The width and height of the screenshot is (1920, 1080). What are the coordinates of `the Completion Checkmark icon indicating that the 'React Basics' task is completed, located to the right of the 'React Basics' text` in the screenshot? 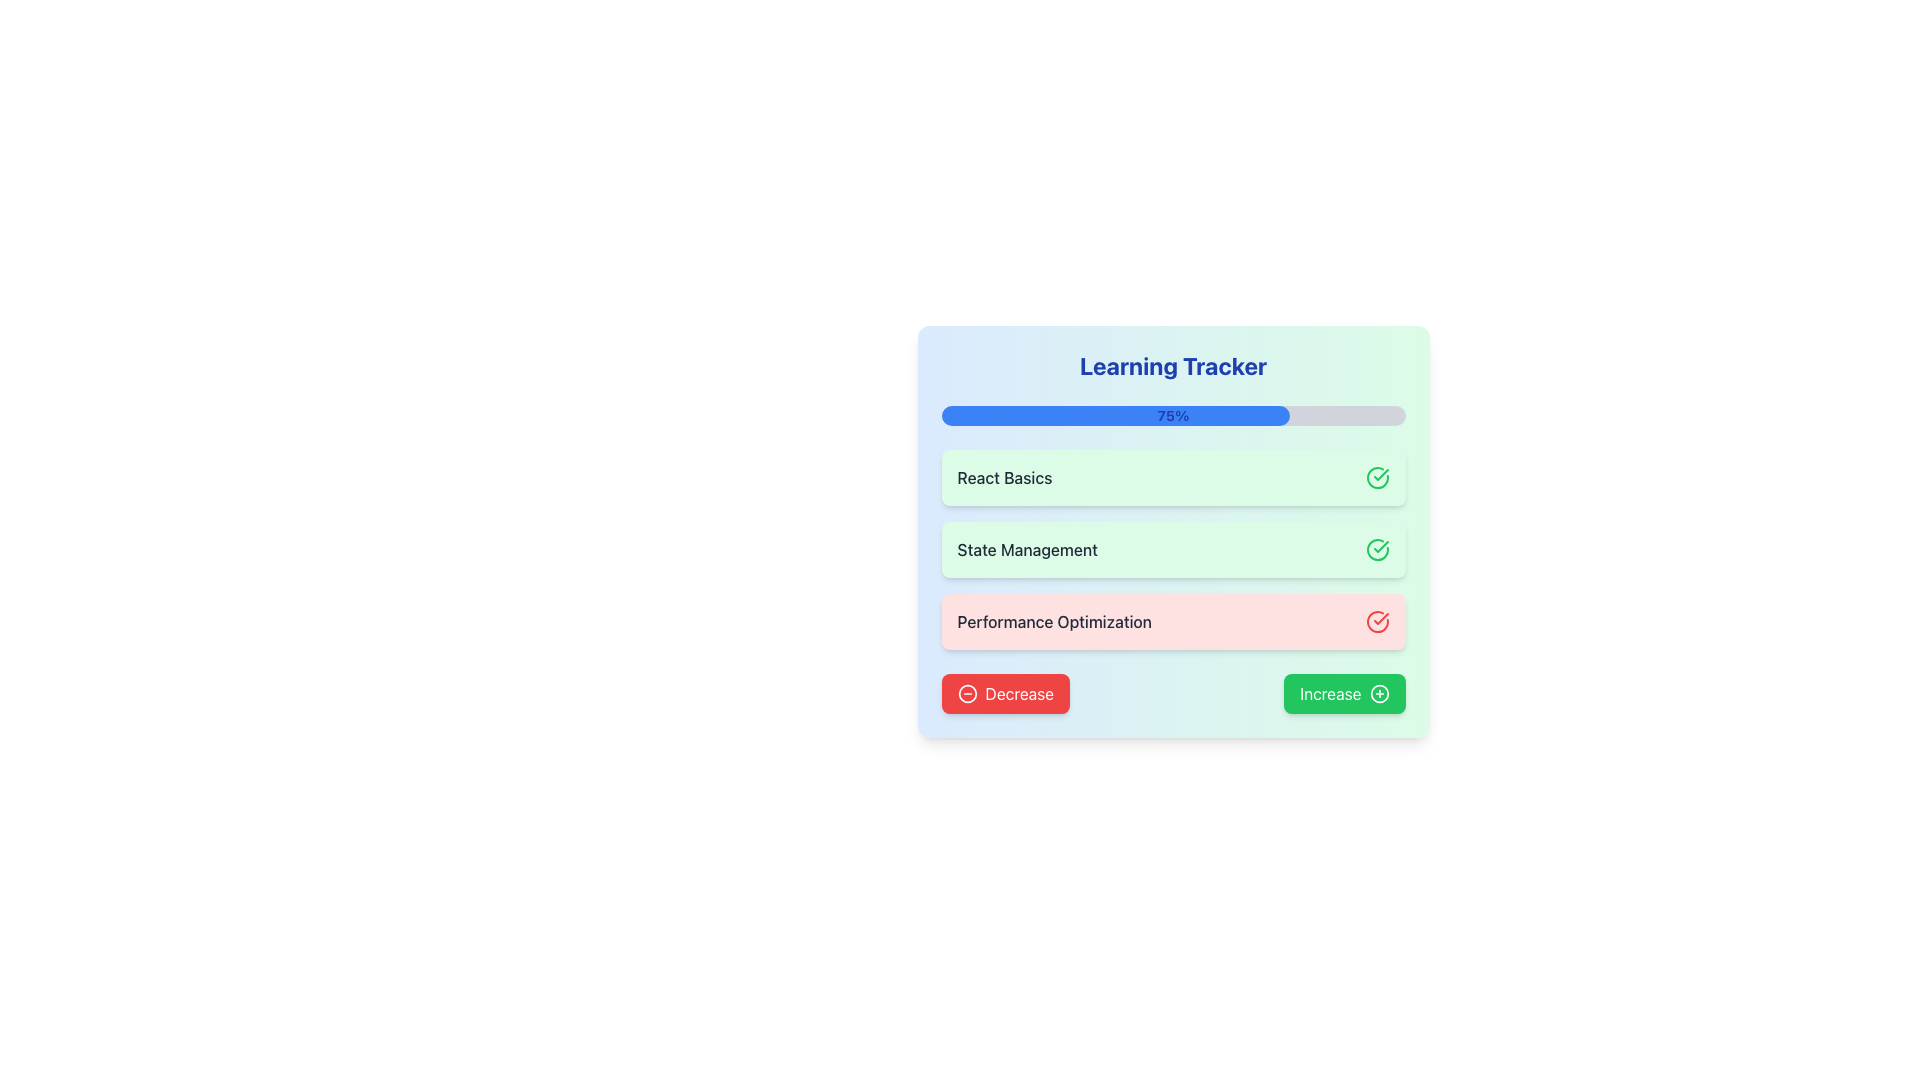 It's located at (1376, 478).